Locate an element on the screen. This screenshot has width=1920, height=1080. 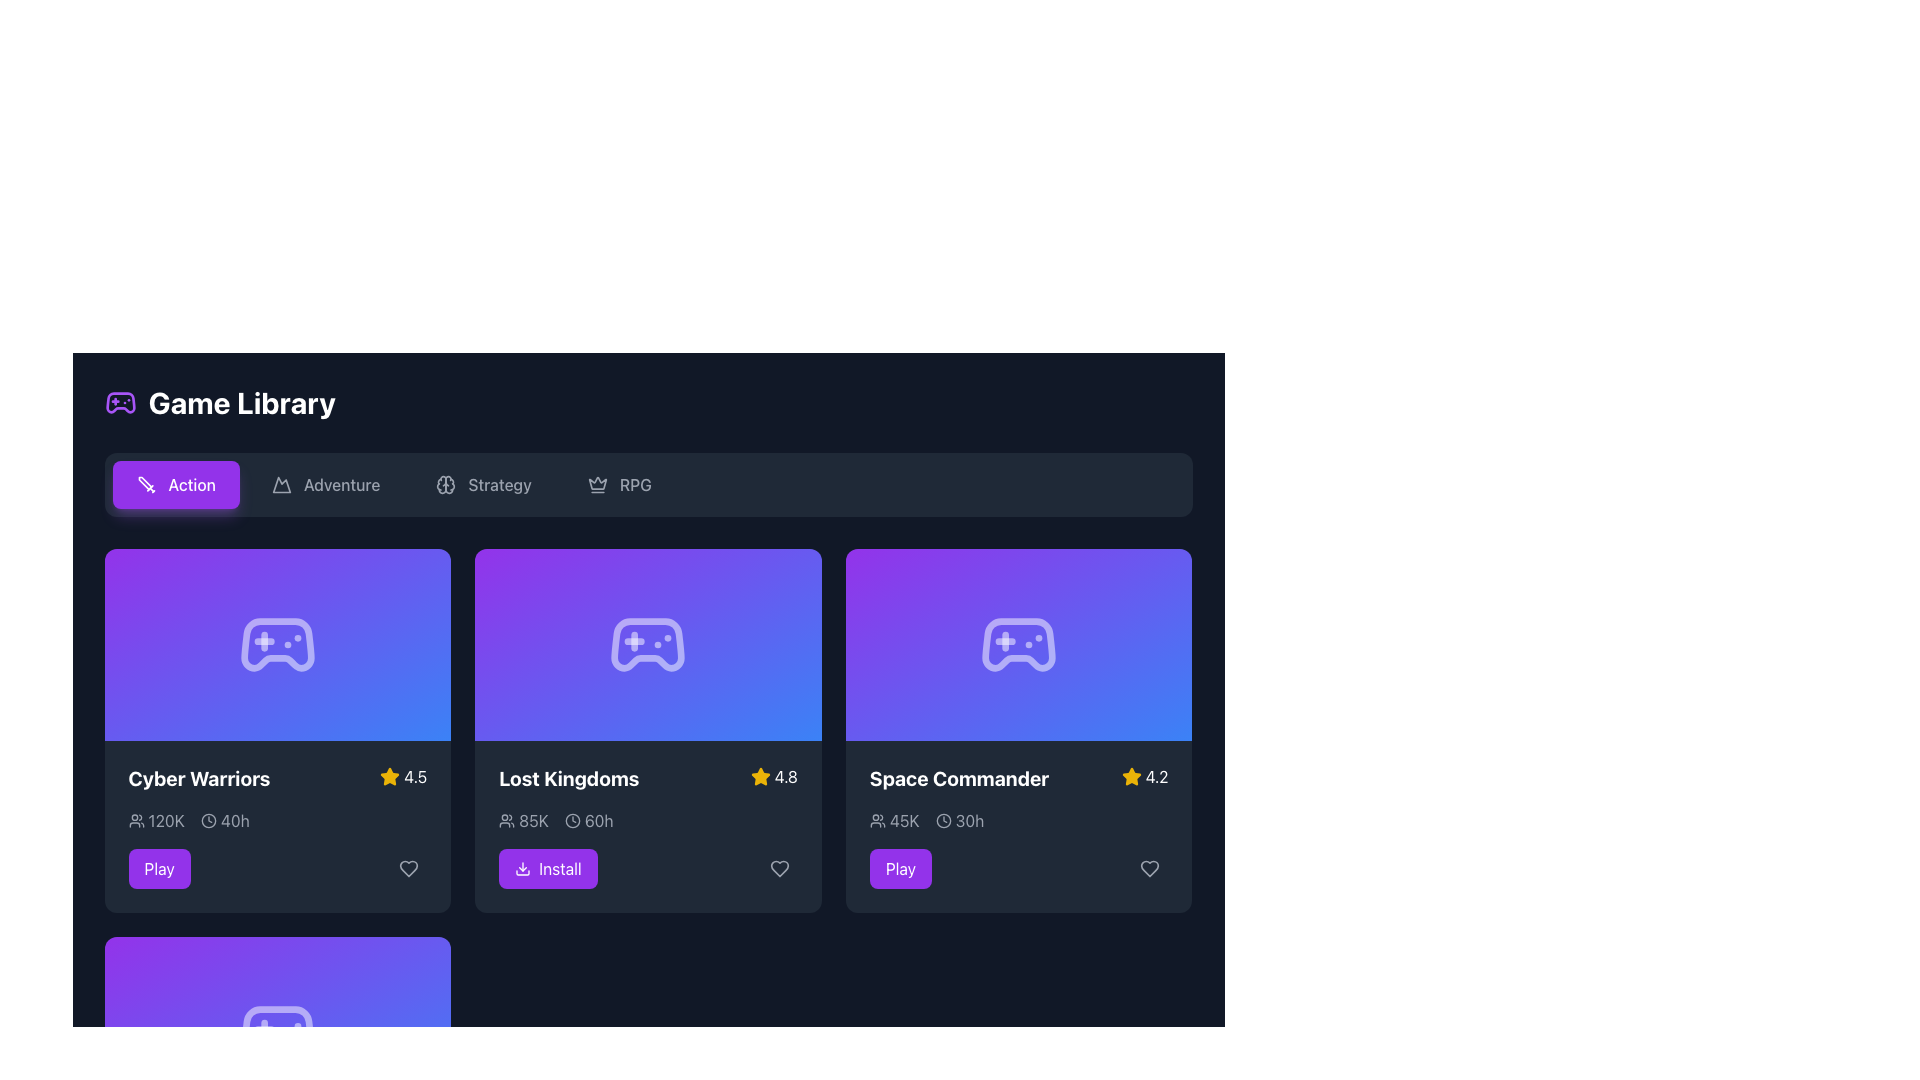
the static text label that displays the rating value of '4.2' for the 'Space Commander' game, located to the right of the yellow star icon within the 'Space Commander' card in the Game Library interface is located at coordinates (1156, 775).